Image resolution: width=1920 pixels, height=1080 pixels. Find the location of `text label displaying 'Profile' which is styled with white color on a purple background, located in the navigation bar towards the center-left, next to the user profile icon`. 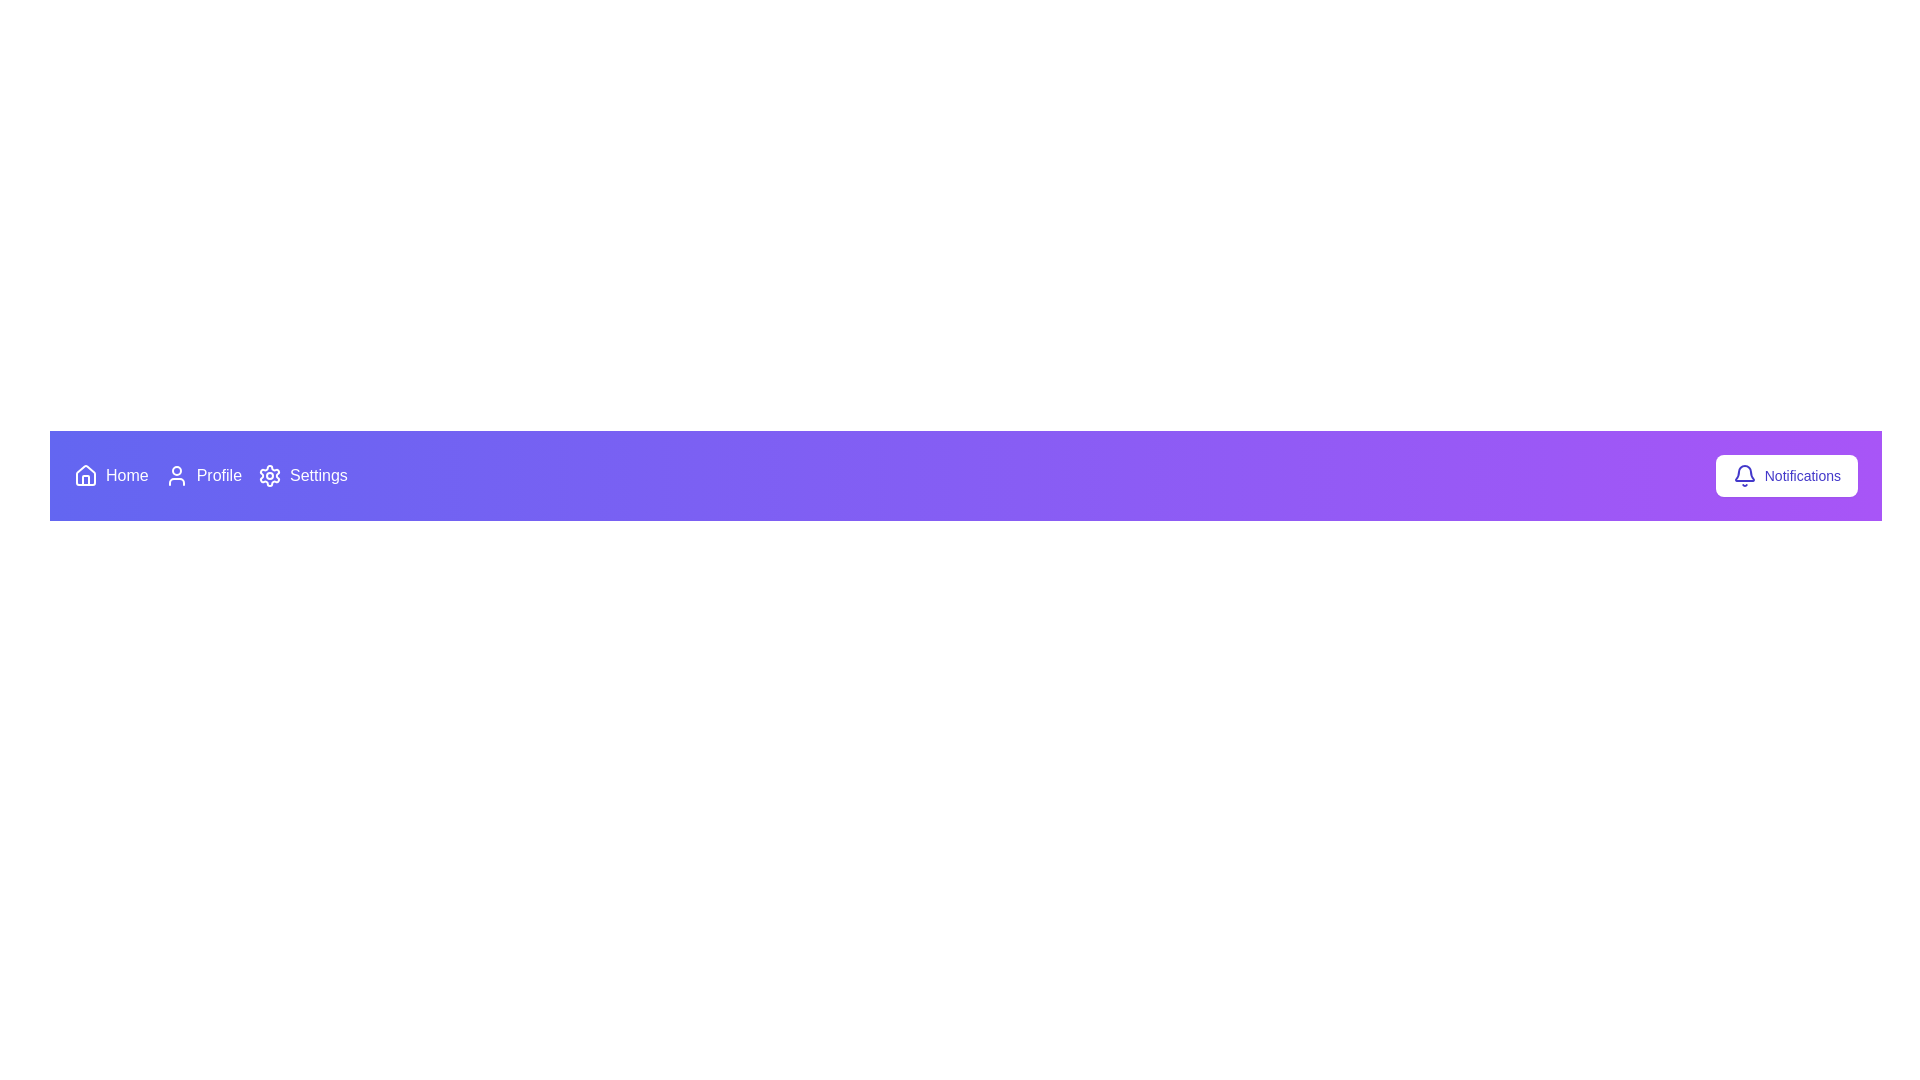

text label displaying 'Profile' which is styled with white color on a purple background, located in the navigation bar towards the center-left, next to the user profile icon is located at coordinates (219, 475).